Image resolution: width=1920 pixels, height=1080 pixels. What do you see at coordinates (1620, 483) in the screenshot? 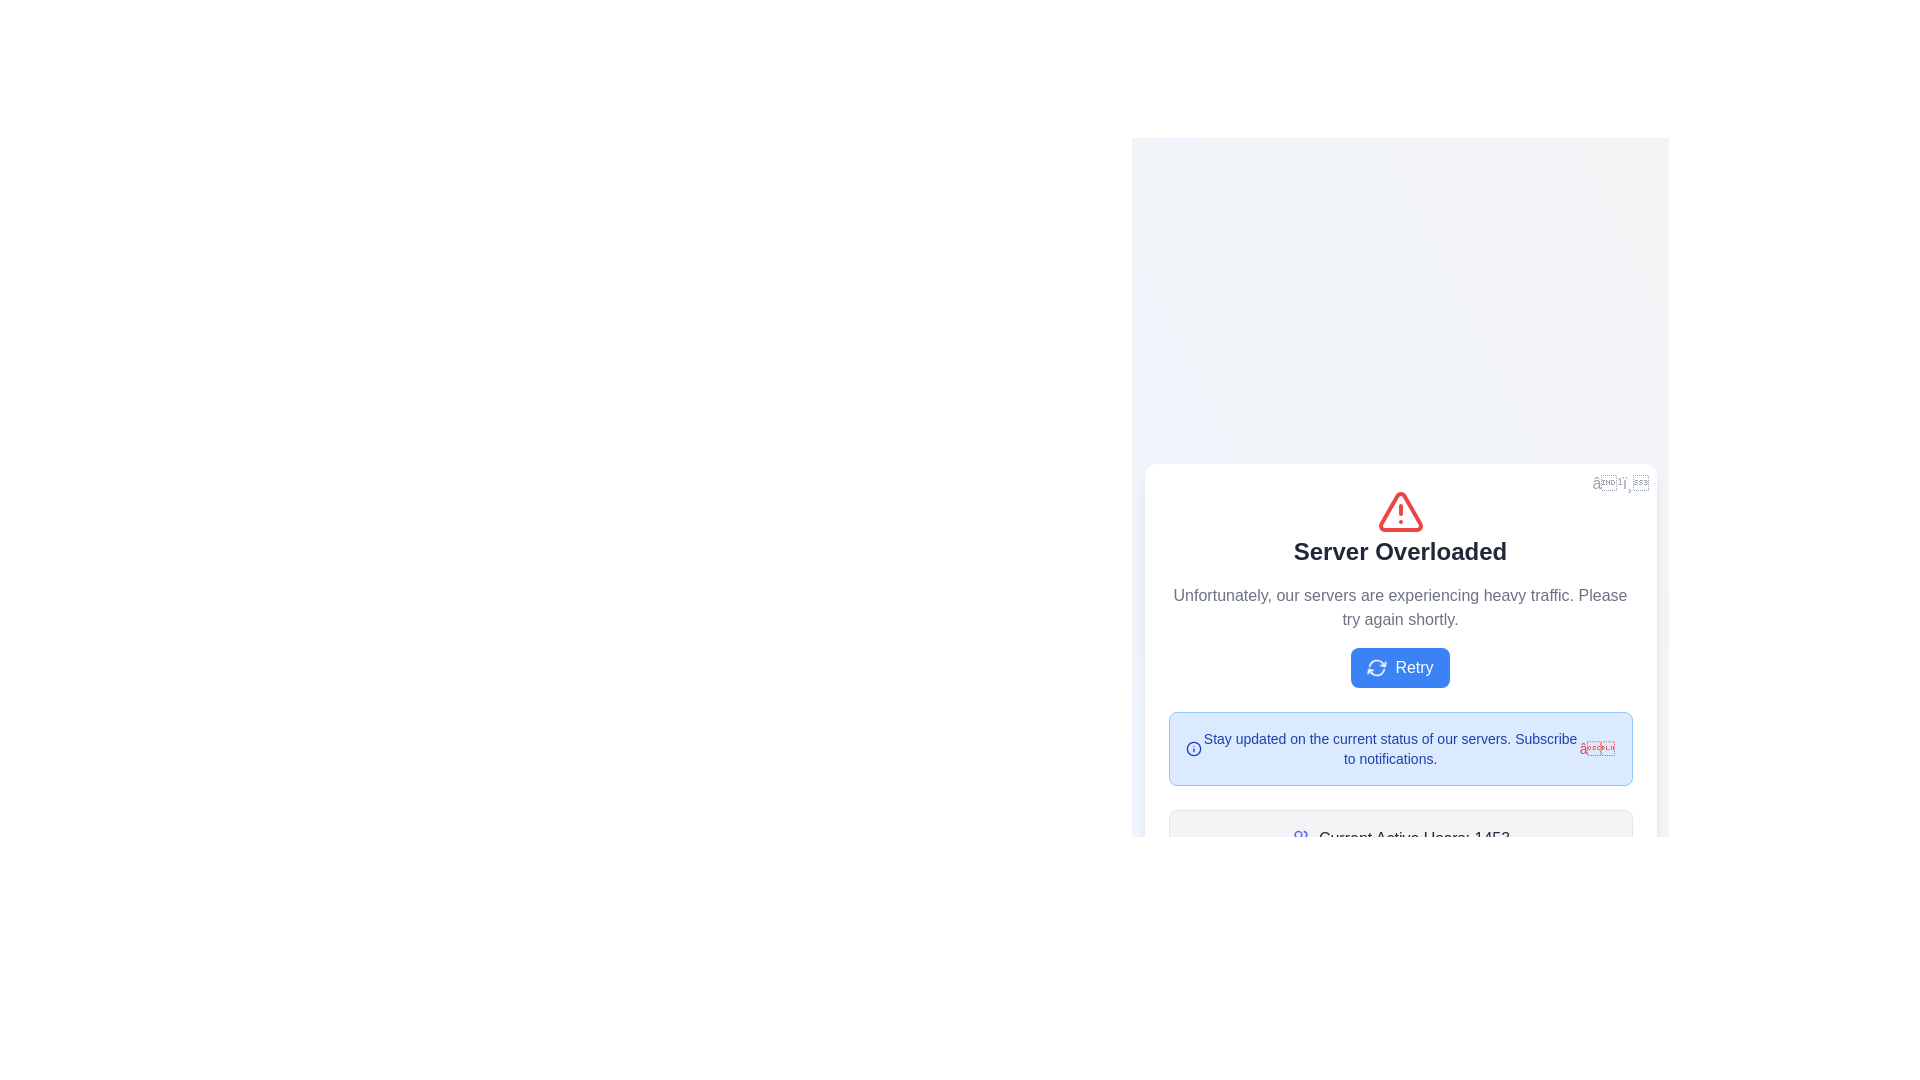
I see `the decorative icon located at the top-right corner of the modal interface, which serves as a passive indicator and is isolated from the text content below` at bounding box center [1620, 483].